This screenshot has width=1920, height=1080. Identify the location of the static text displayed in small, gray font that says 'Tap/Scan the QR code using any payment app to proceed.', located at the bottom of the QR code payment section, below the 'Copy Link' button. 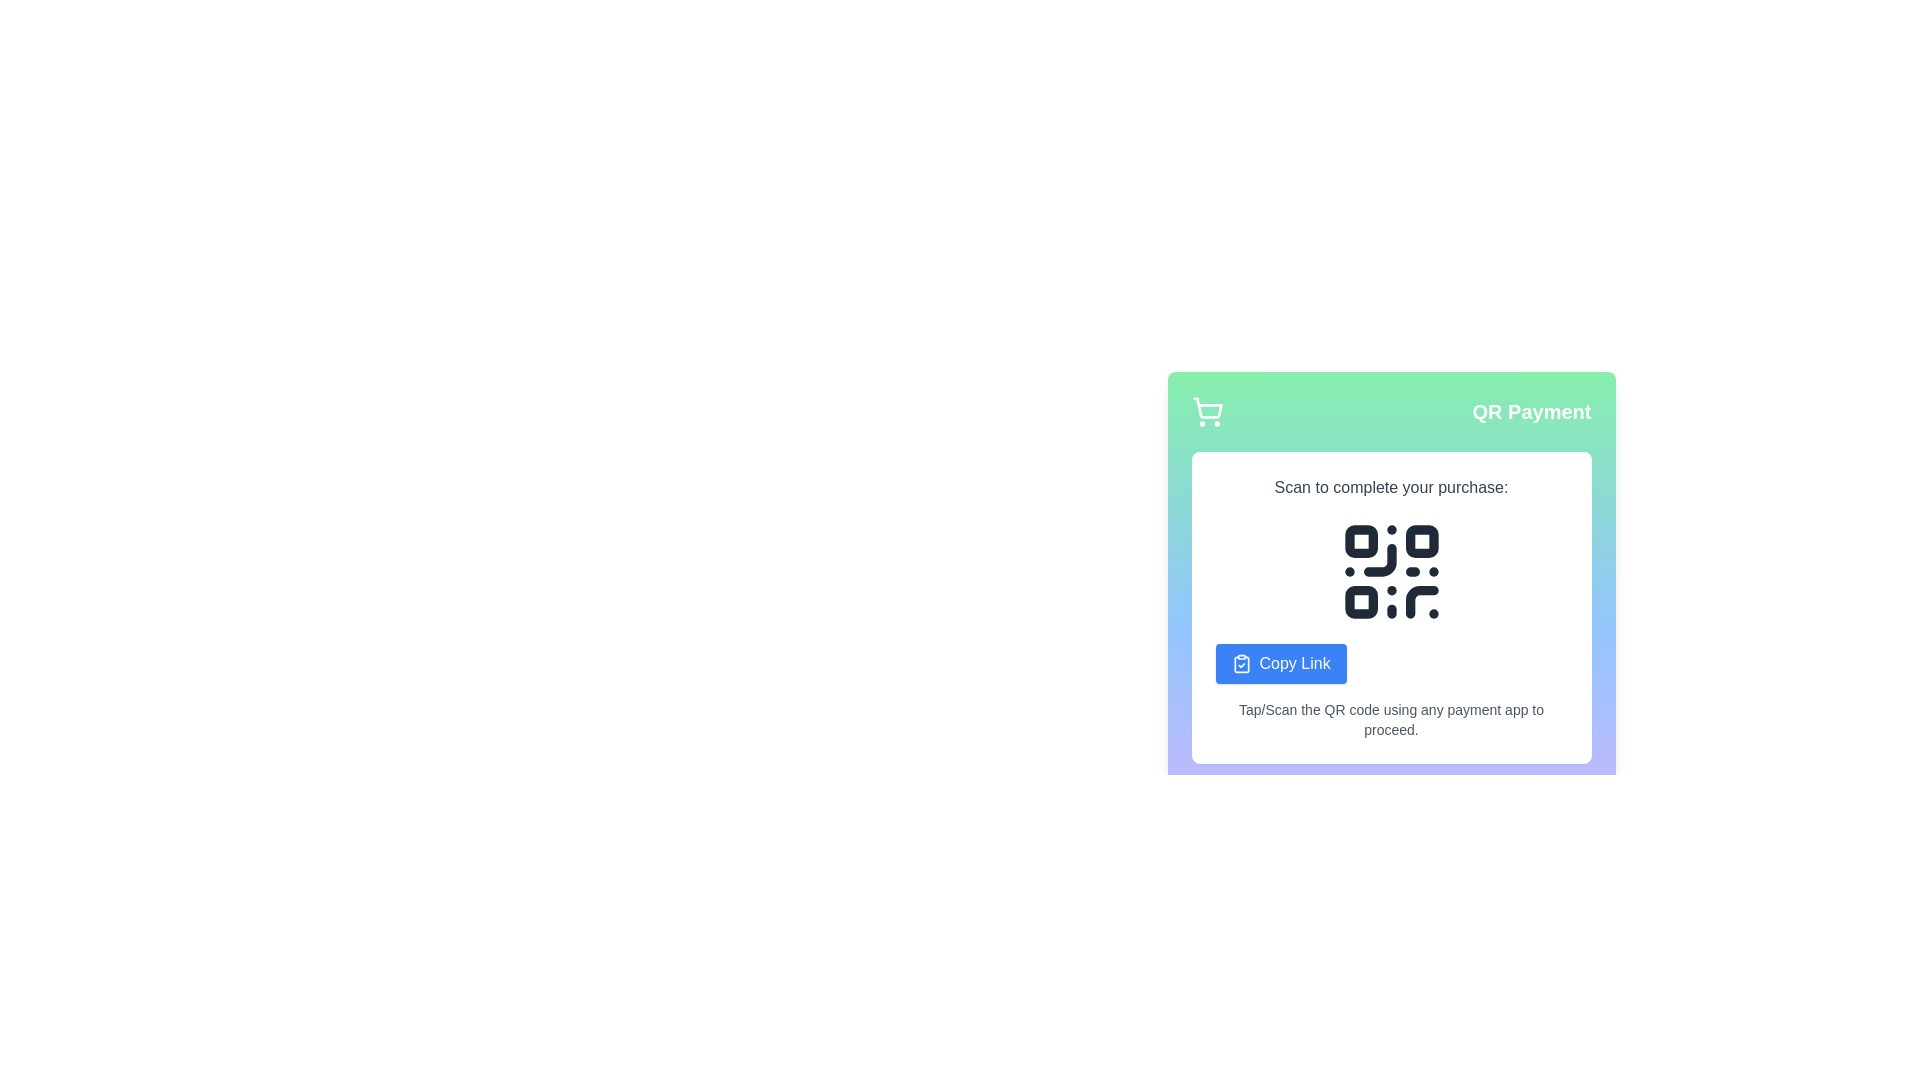
(1390, 720).